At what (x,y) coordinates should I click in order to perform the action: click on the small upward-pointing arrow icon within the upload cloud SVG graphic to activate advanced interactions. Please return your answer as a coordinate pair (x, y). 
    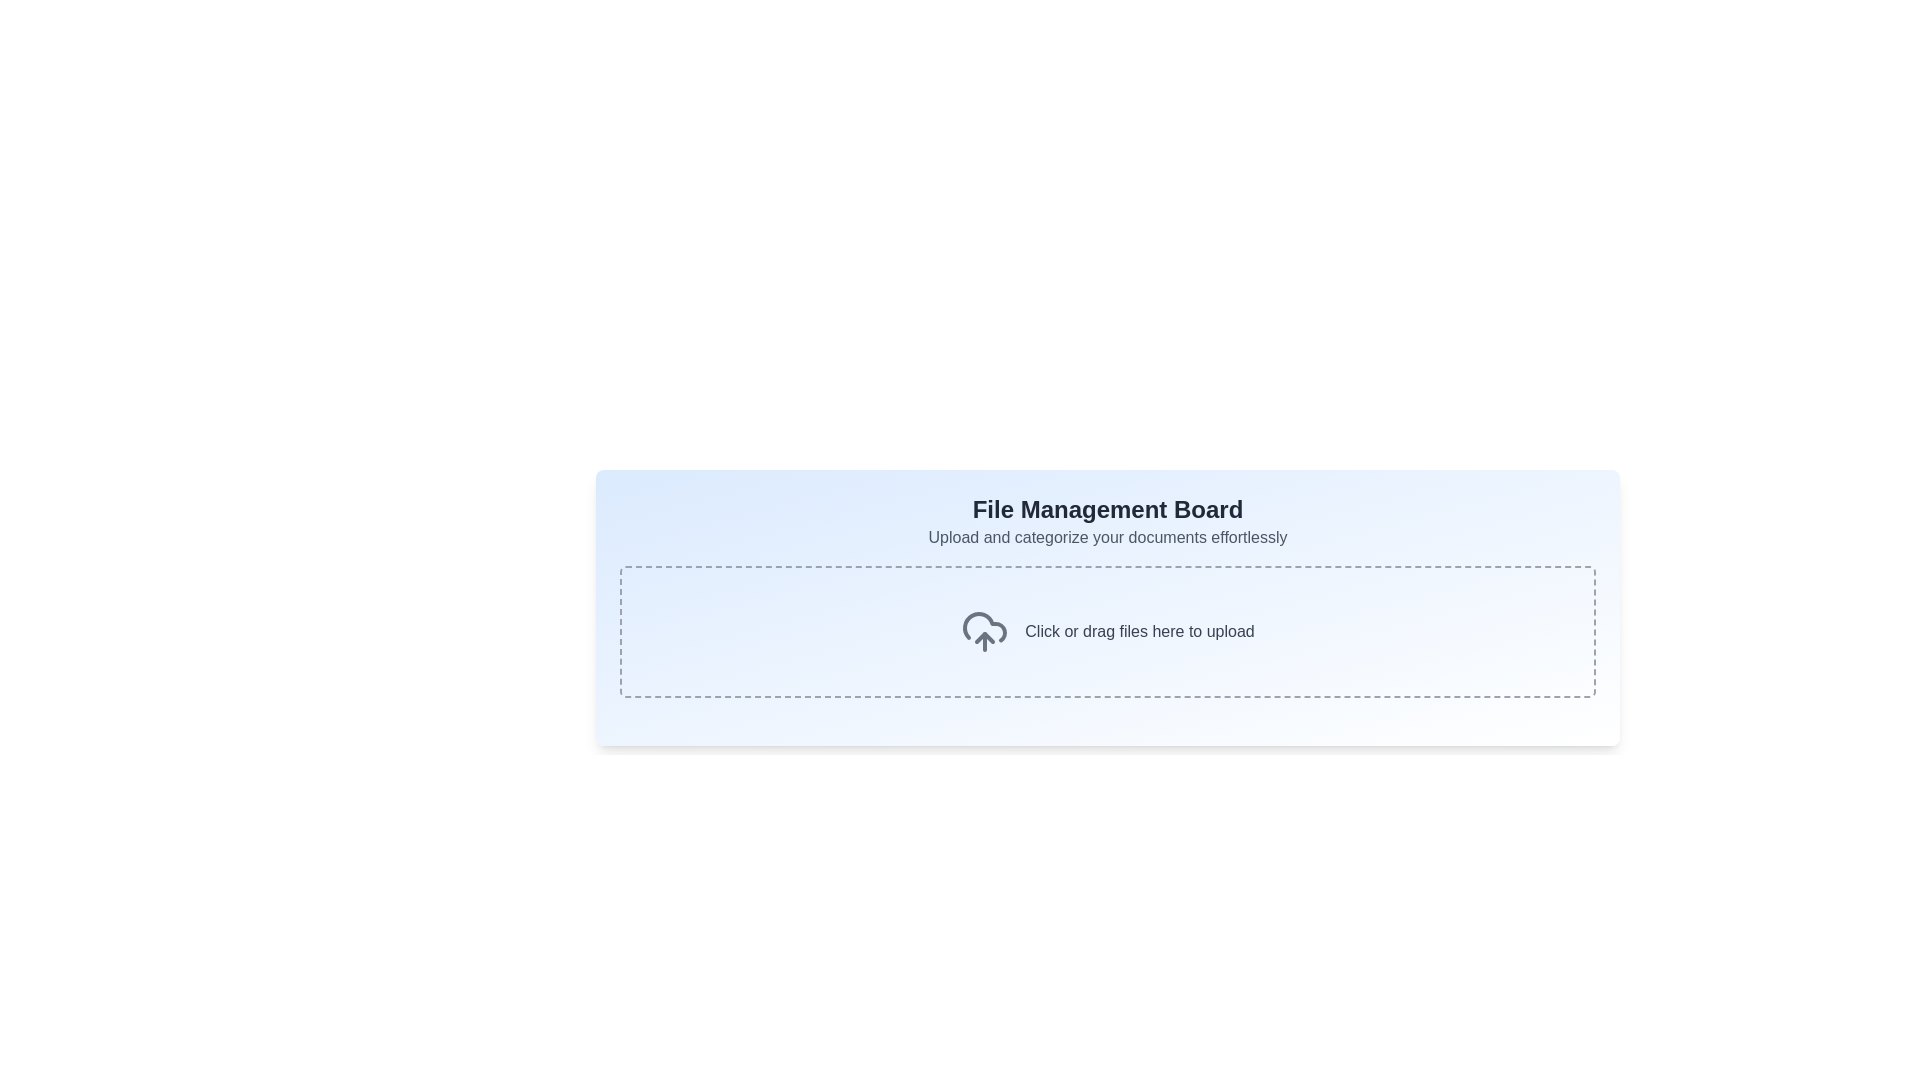
    Looking at the image, I should click on (985, 637).